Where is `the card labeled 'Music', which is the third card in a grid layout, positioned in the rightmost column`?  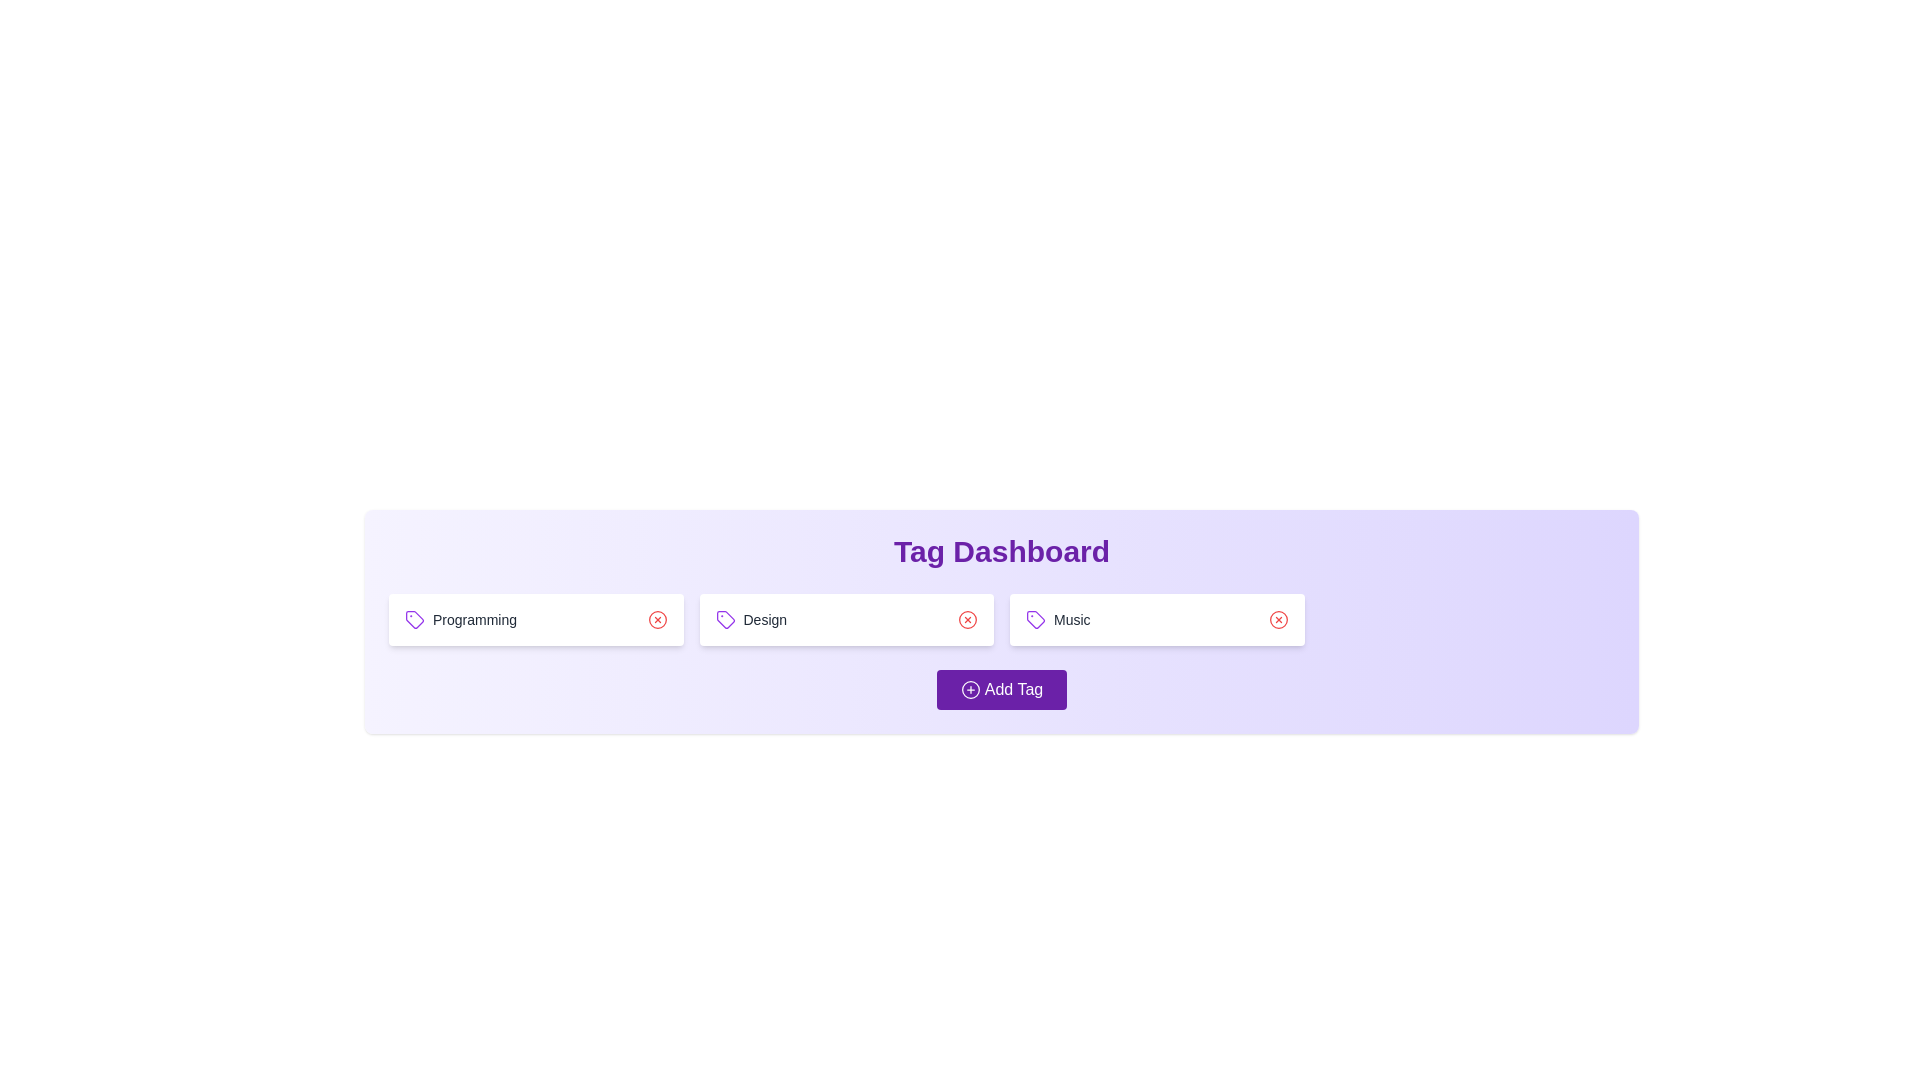 the card labeled 'Music', which is the third card in a grid layout, positioned in the rightmost column is located at coordinates (1157, 619).